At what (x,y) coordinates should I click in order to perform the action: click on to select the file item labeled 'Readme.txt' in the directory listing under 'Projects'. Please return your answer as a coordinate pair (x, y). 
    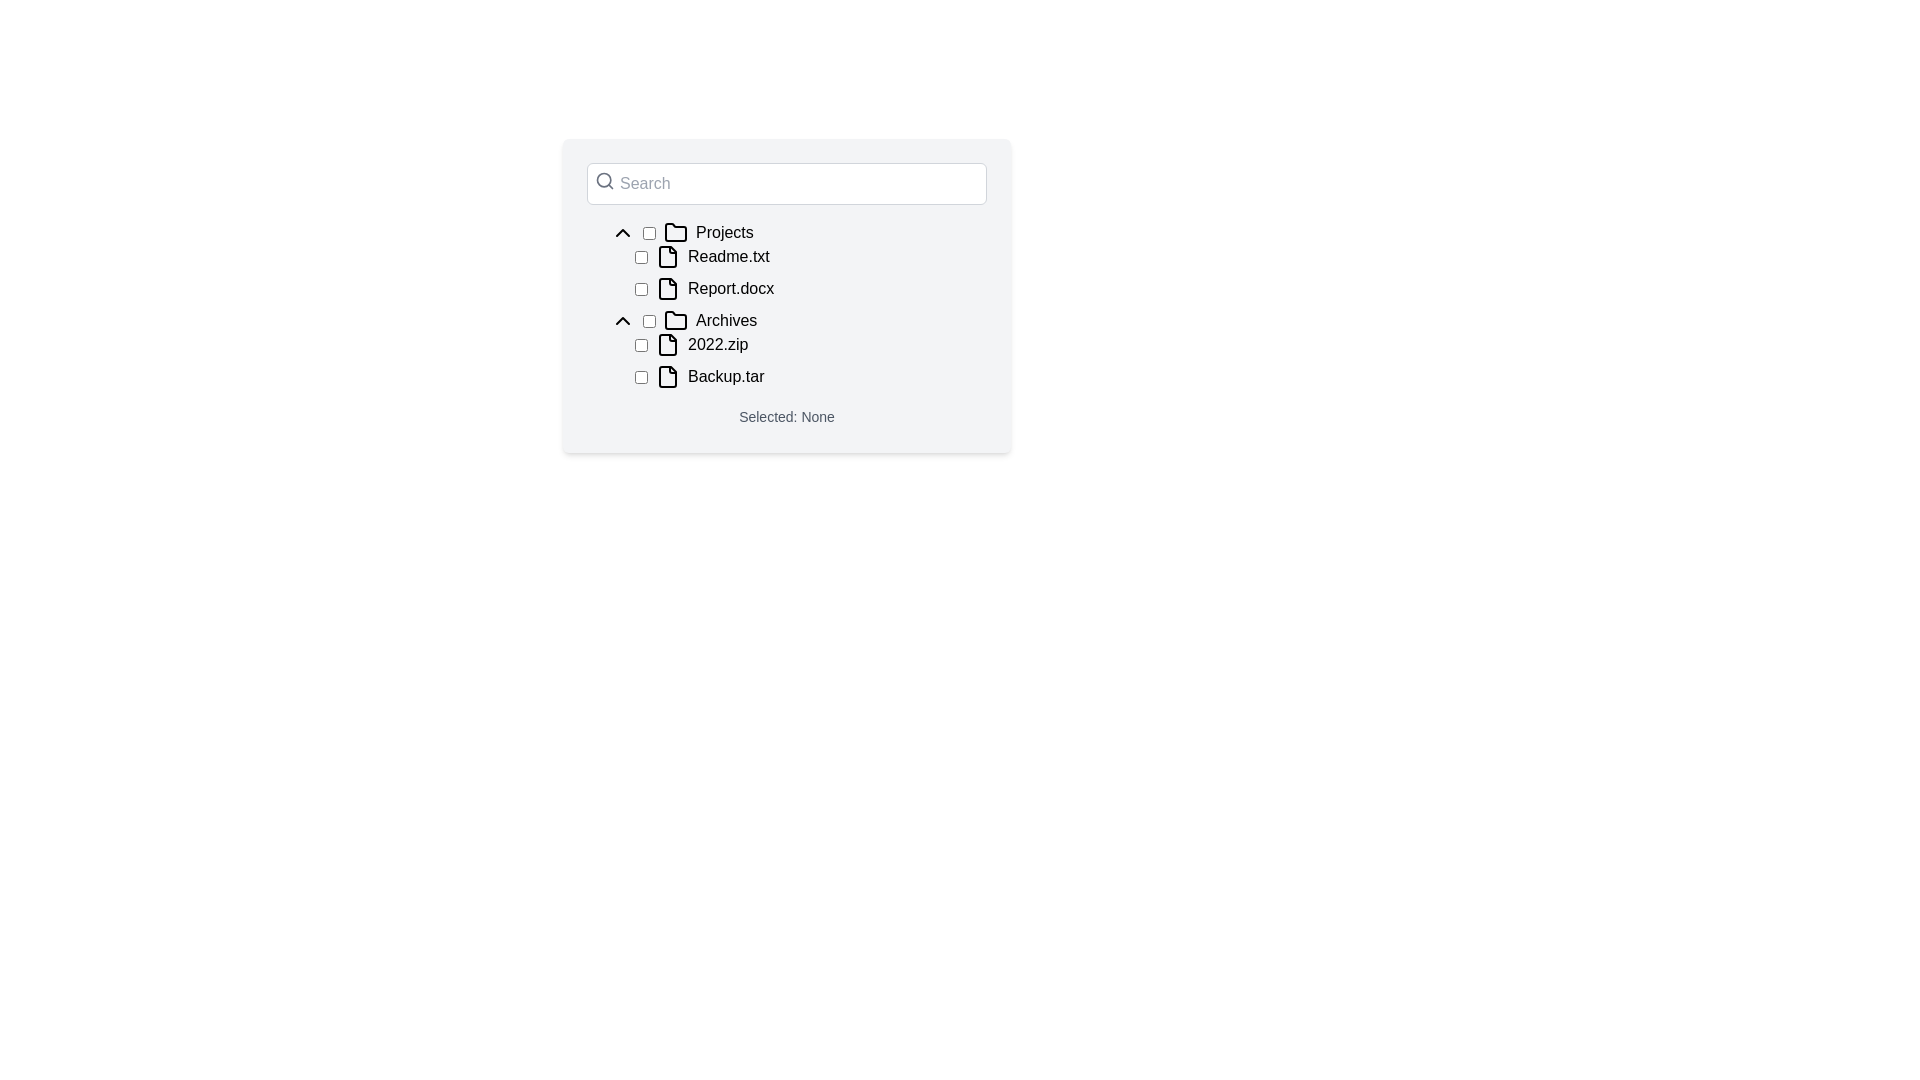
    Looking at the image, I should click on (811, 256).